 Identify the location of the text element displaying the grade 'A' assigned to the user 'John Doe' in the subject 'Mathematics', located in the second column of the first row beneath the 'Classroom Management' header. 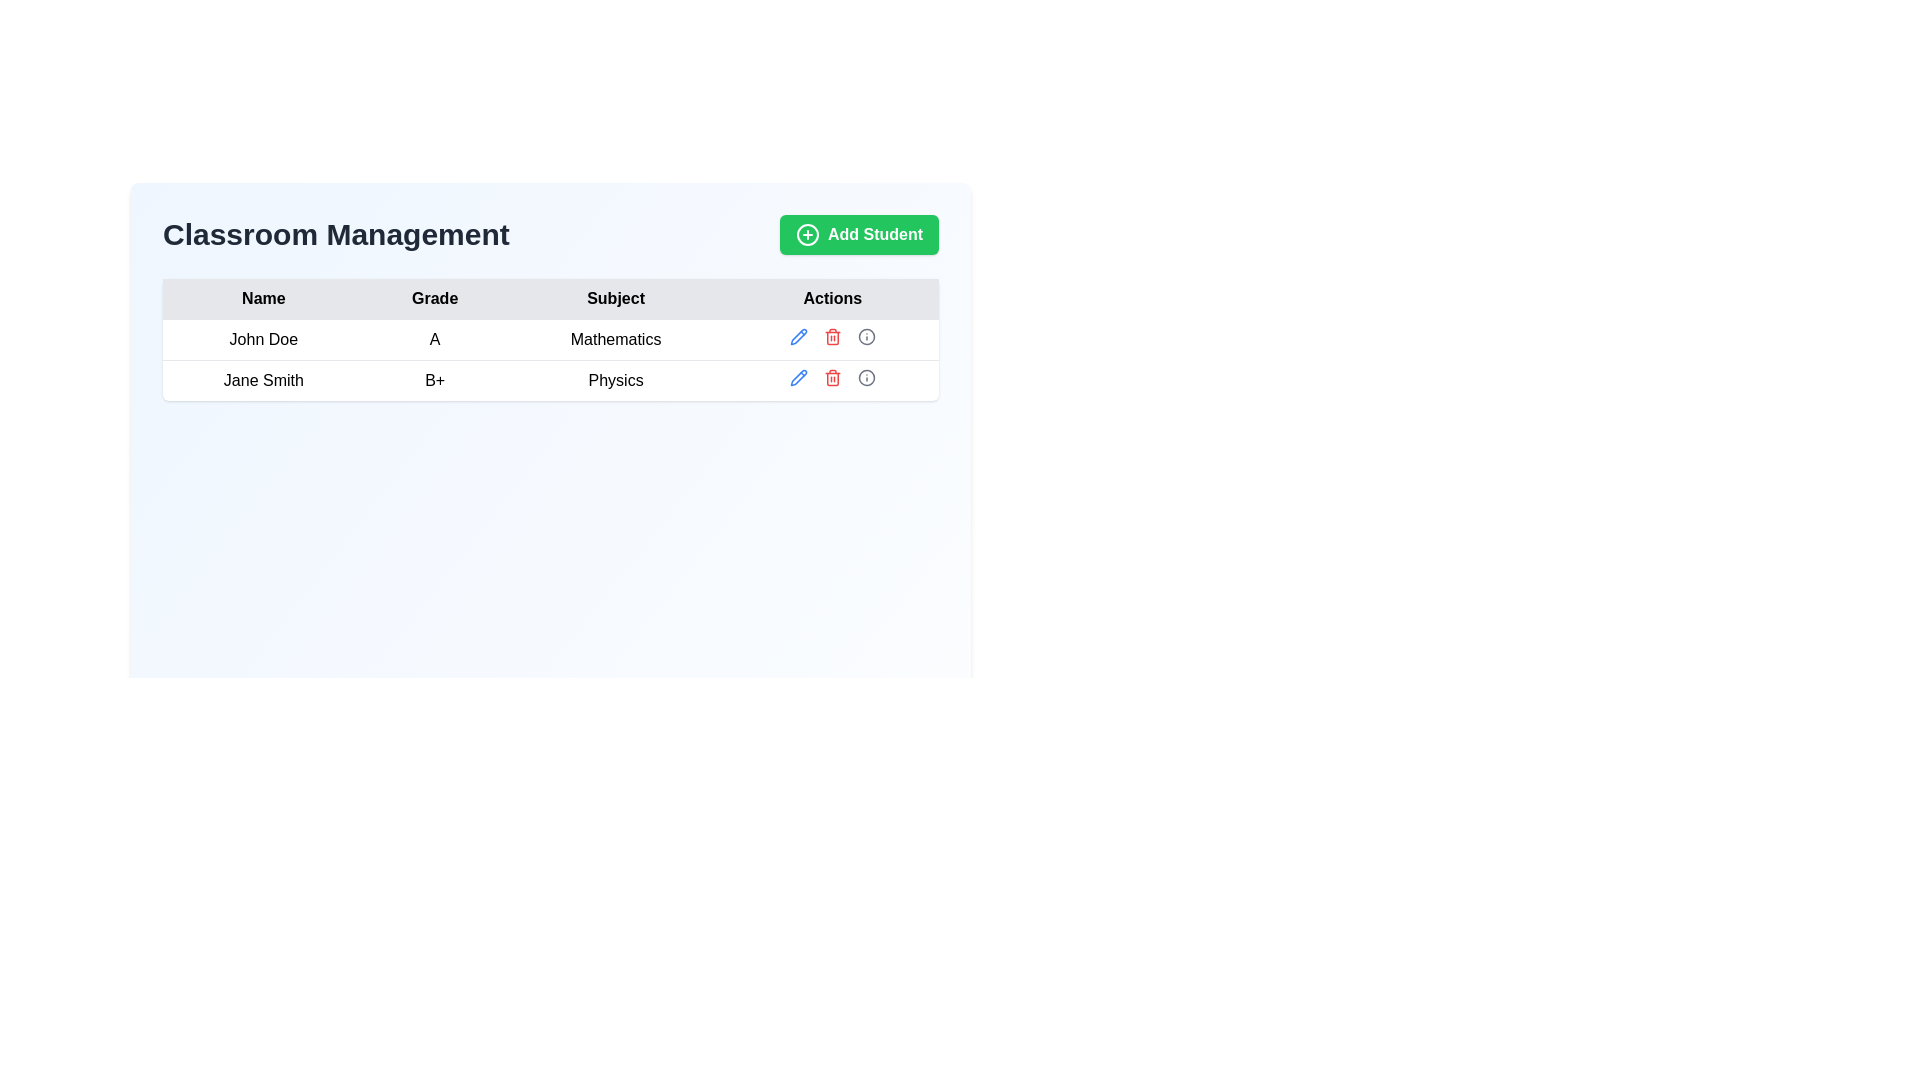
(434, 338).